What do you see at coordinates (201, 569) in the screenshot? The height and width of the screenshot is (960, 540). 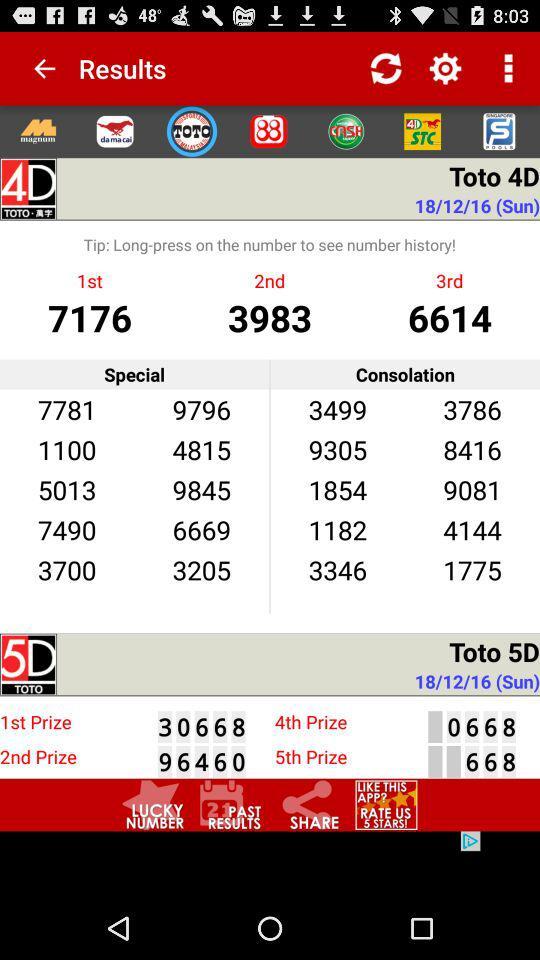 I see `the icon next to the 7490` at bounding box center [201, 569].